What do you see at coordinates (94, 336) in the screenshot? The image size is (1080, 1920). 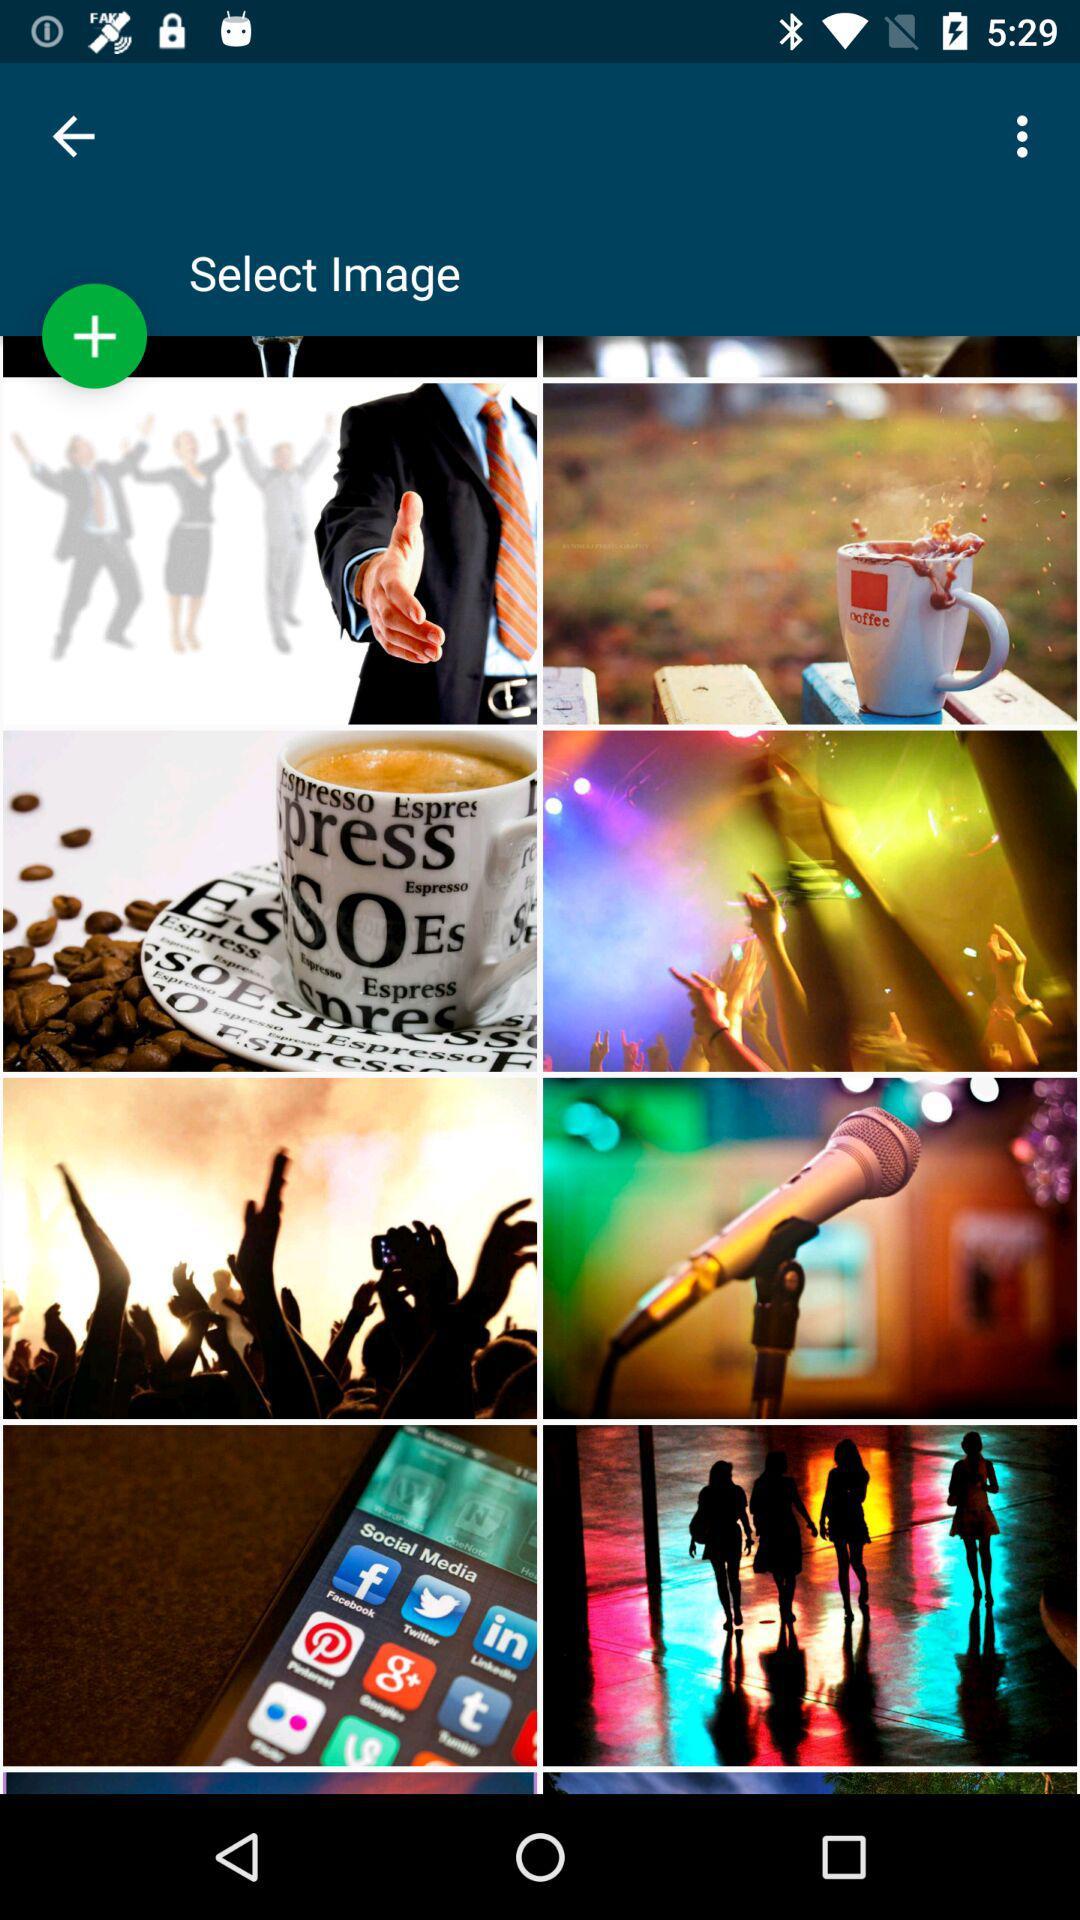 I see `the add icon` at bounding box center [94, 336].